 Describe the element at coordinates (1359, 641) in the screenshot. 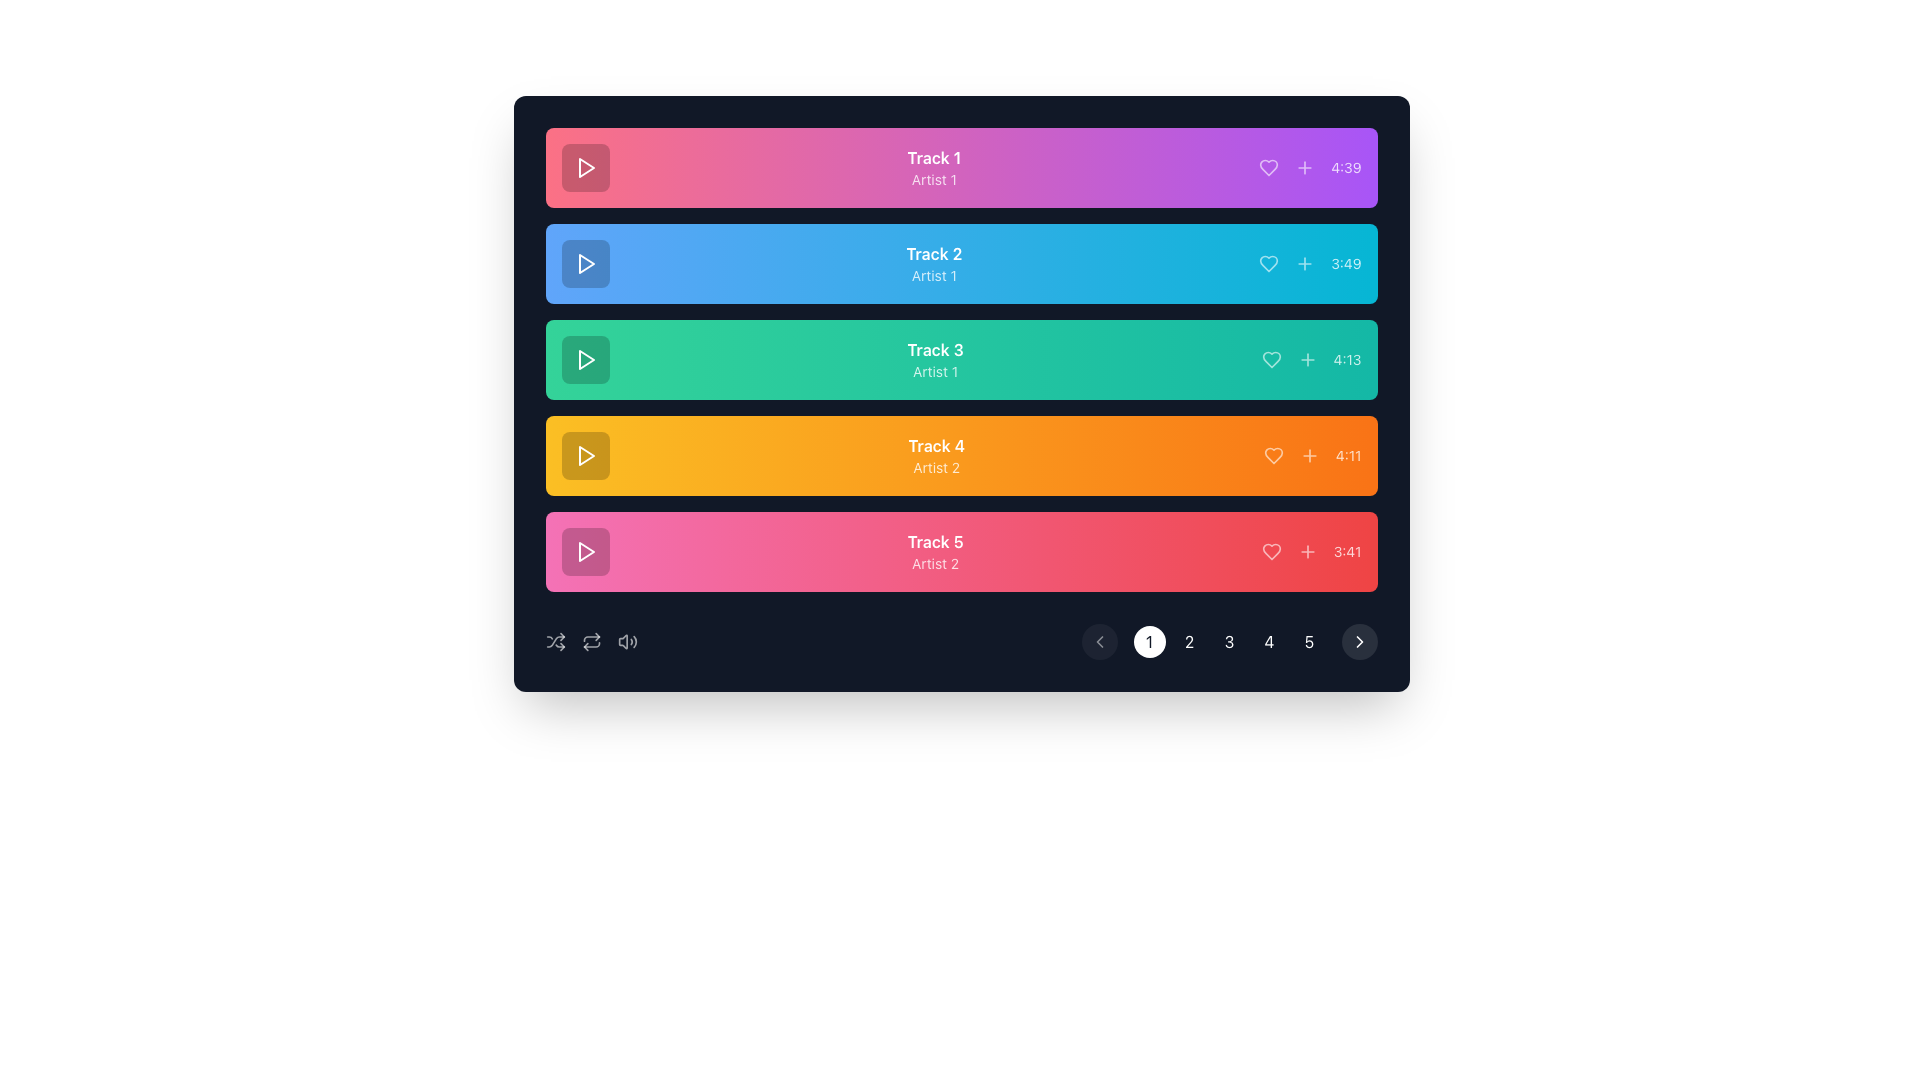

I see `the navigation chevron icon embedded in the circular button located in the bottom-right corner of the interface for guidance on navigation` at that location.